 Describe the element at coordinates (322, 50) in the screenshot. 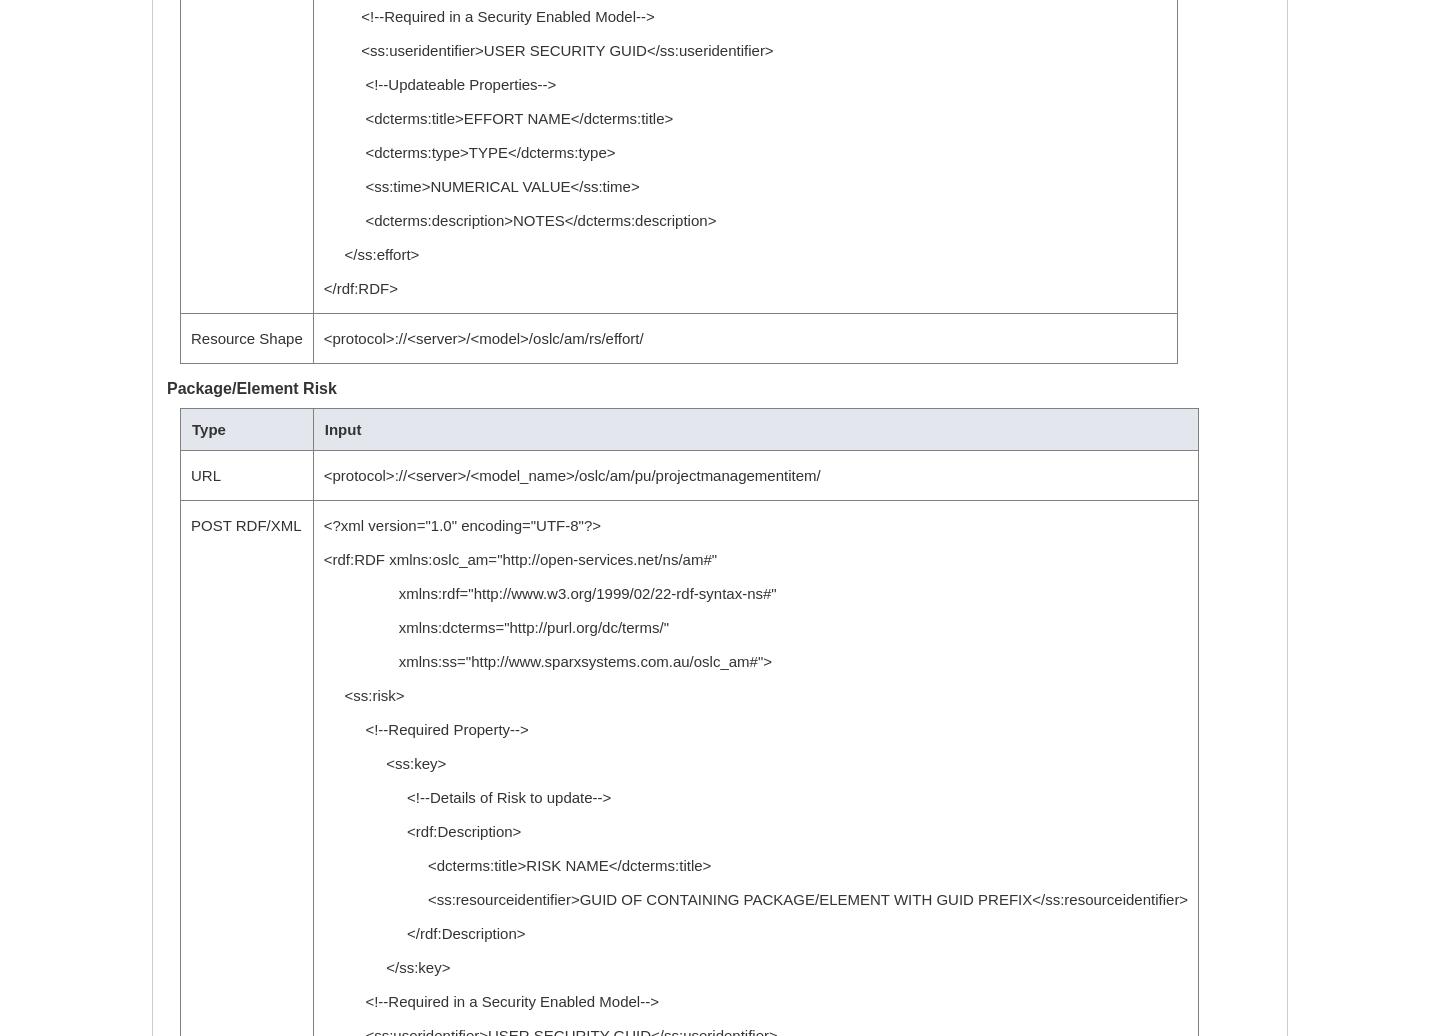

I see `'<ss:useridentifier>USER SECURITY GUID</ss:useridentifier>'` at that location.